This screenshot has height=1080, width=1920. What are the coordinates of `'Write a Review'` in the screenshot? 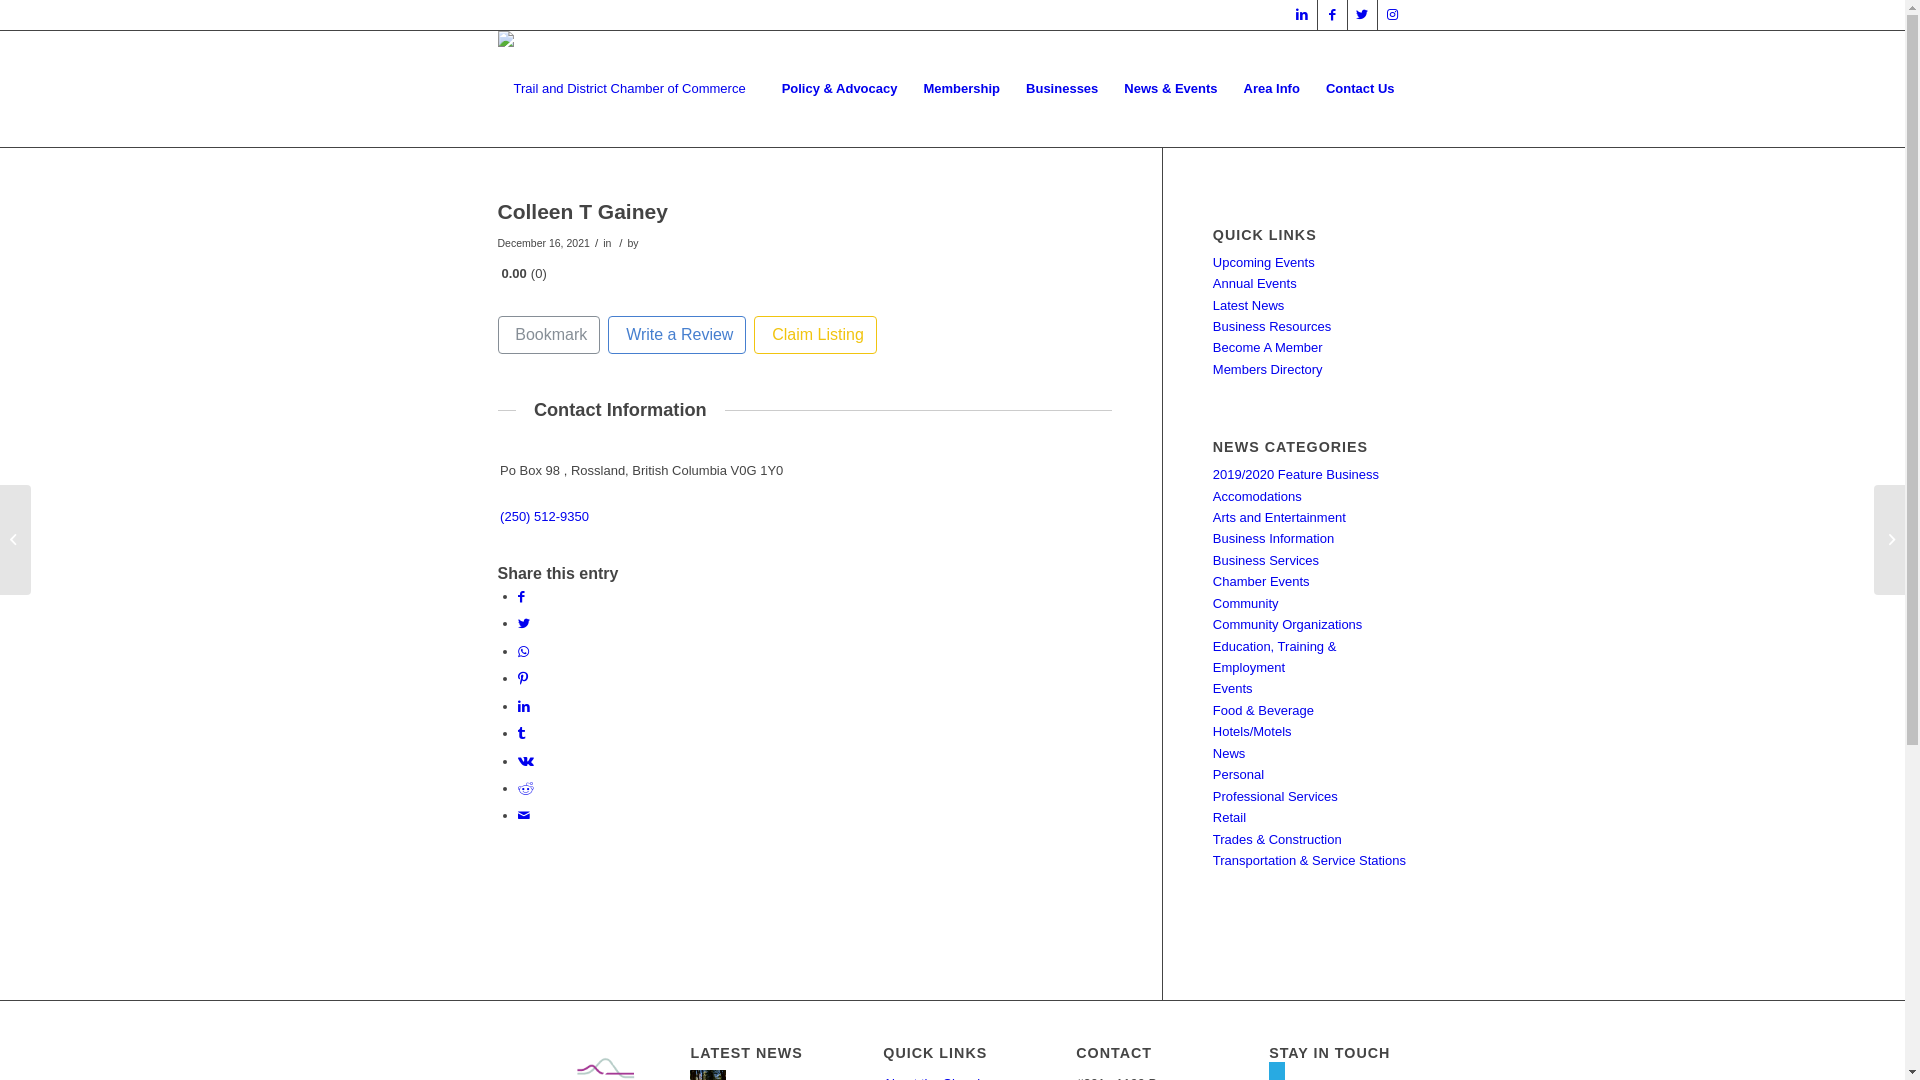 It's located at (676, 334).